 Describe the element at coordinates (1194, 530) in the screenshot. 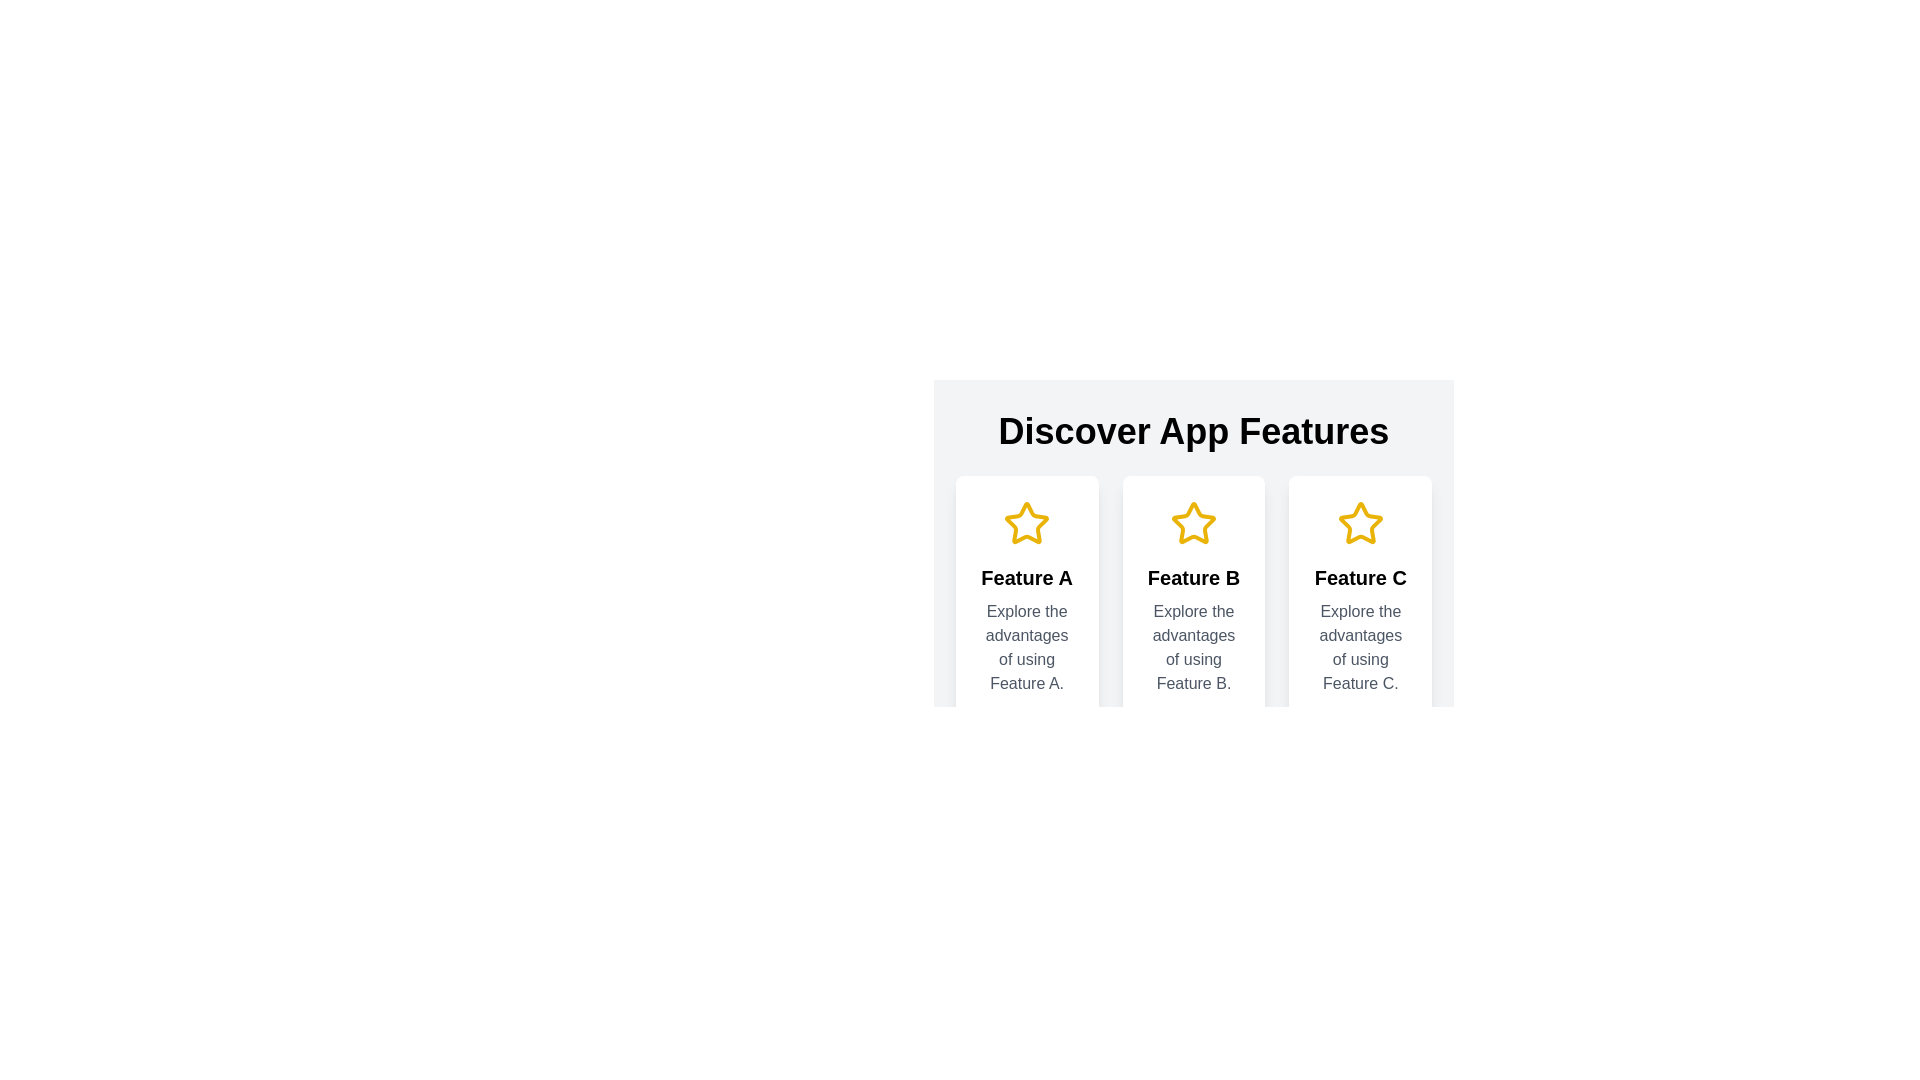

I see `feature description from the Information card that has a yellow star icon and displays 'Feature B' text in a bold font, located in the center of the three aligned cards` at that location.